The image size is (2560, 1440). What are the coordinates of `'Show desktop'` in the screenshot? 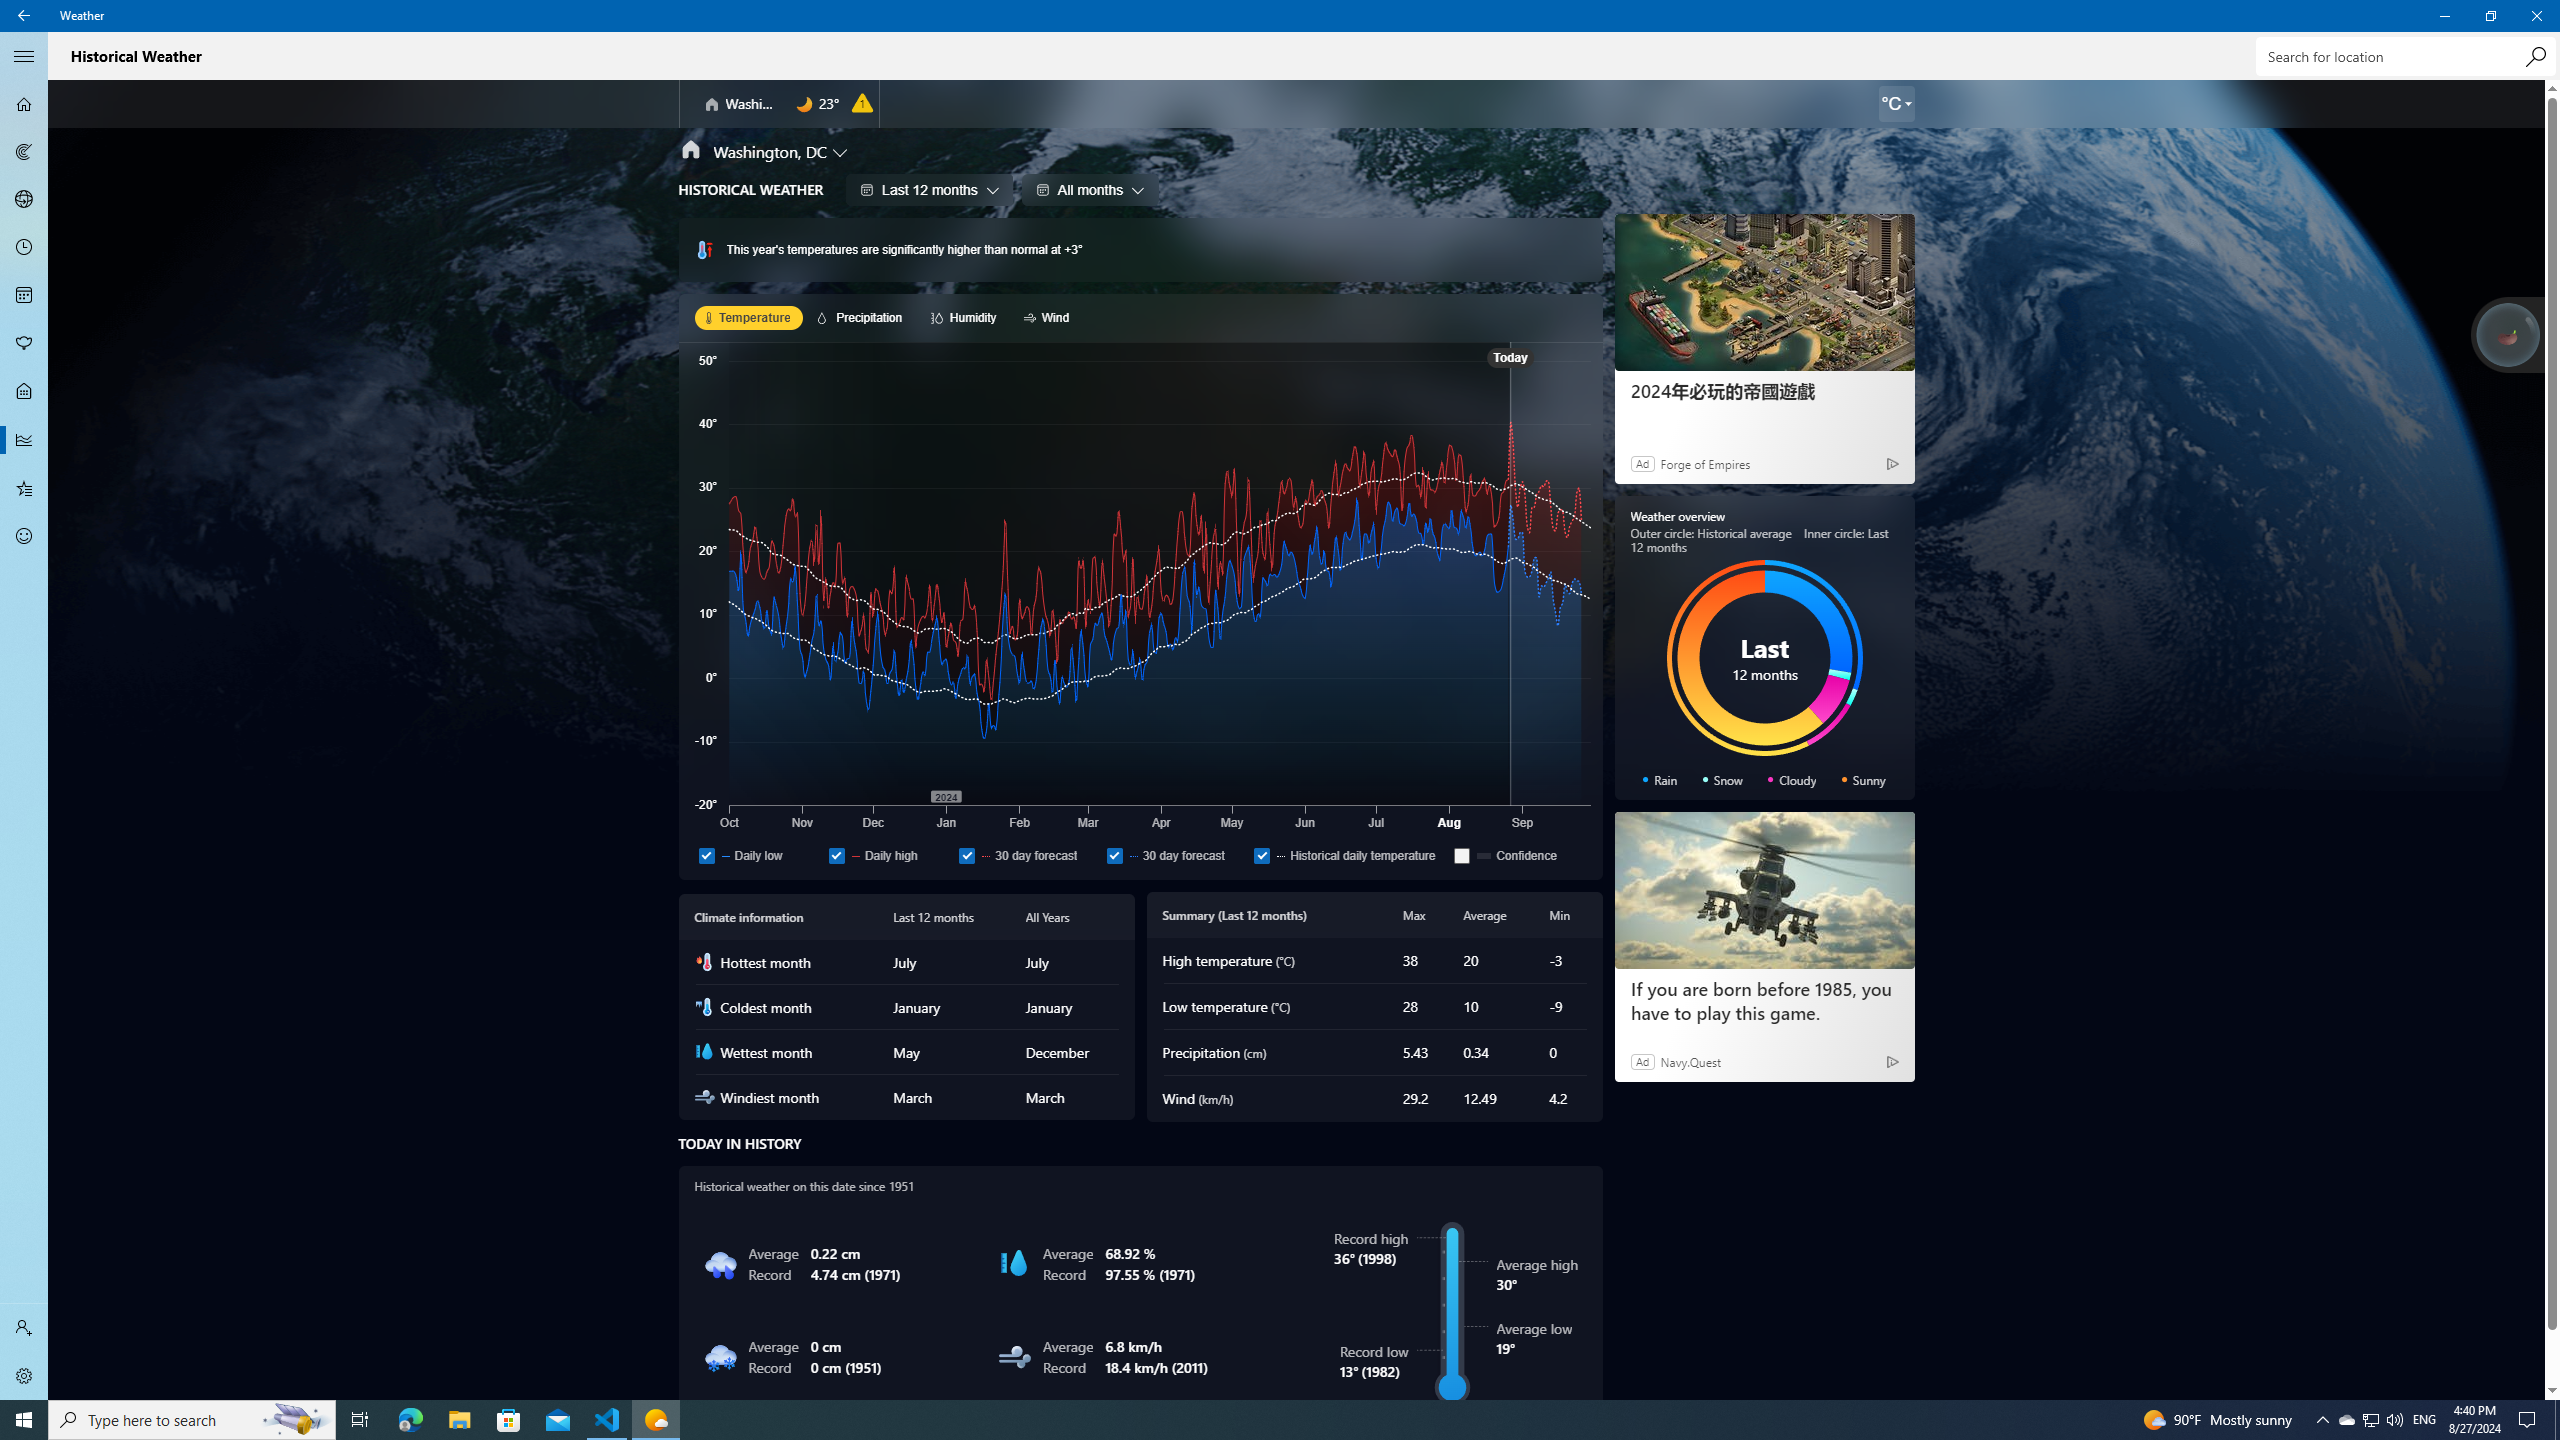 It's located at (2556, 1418).